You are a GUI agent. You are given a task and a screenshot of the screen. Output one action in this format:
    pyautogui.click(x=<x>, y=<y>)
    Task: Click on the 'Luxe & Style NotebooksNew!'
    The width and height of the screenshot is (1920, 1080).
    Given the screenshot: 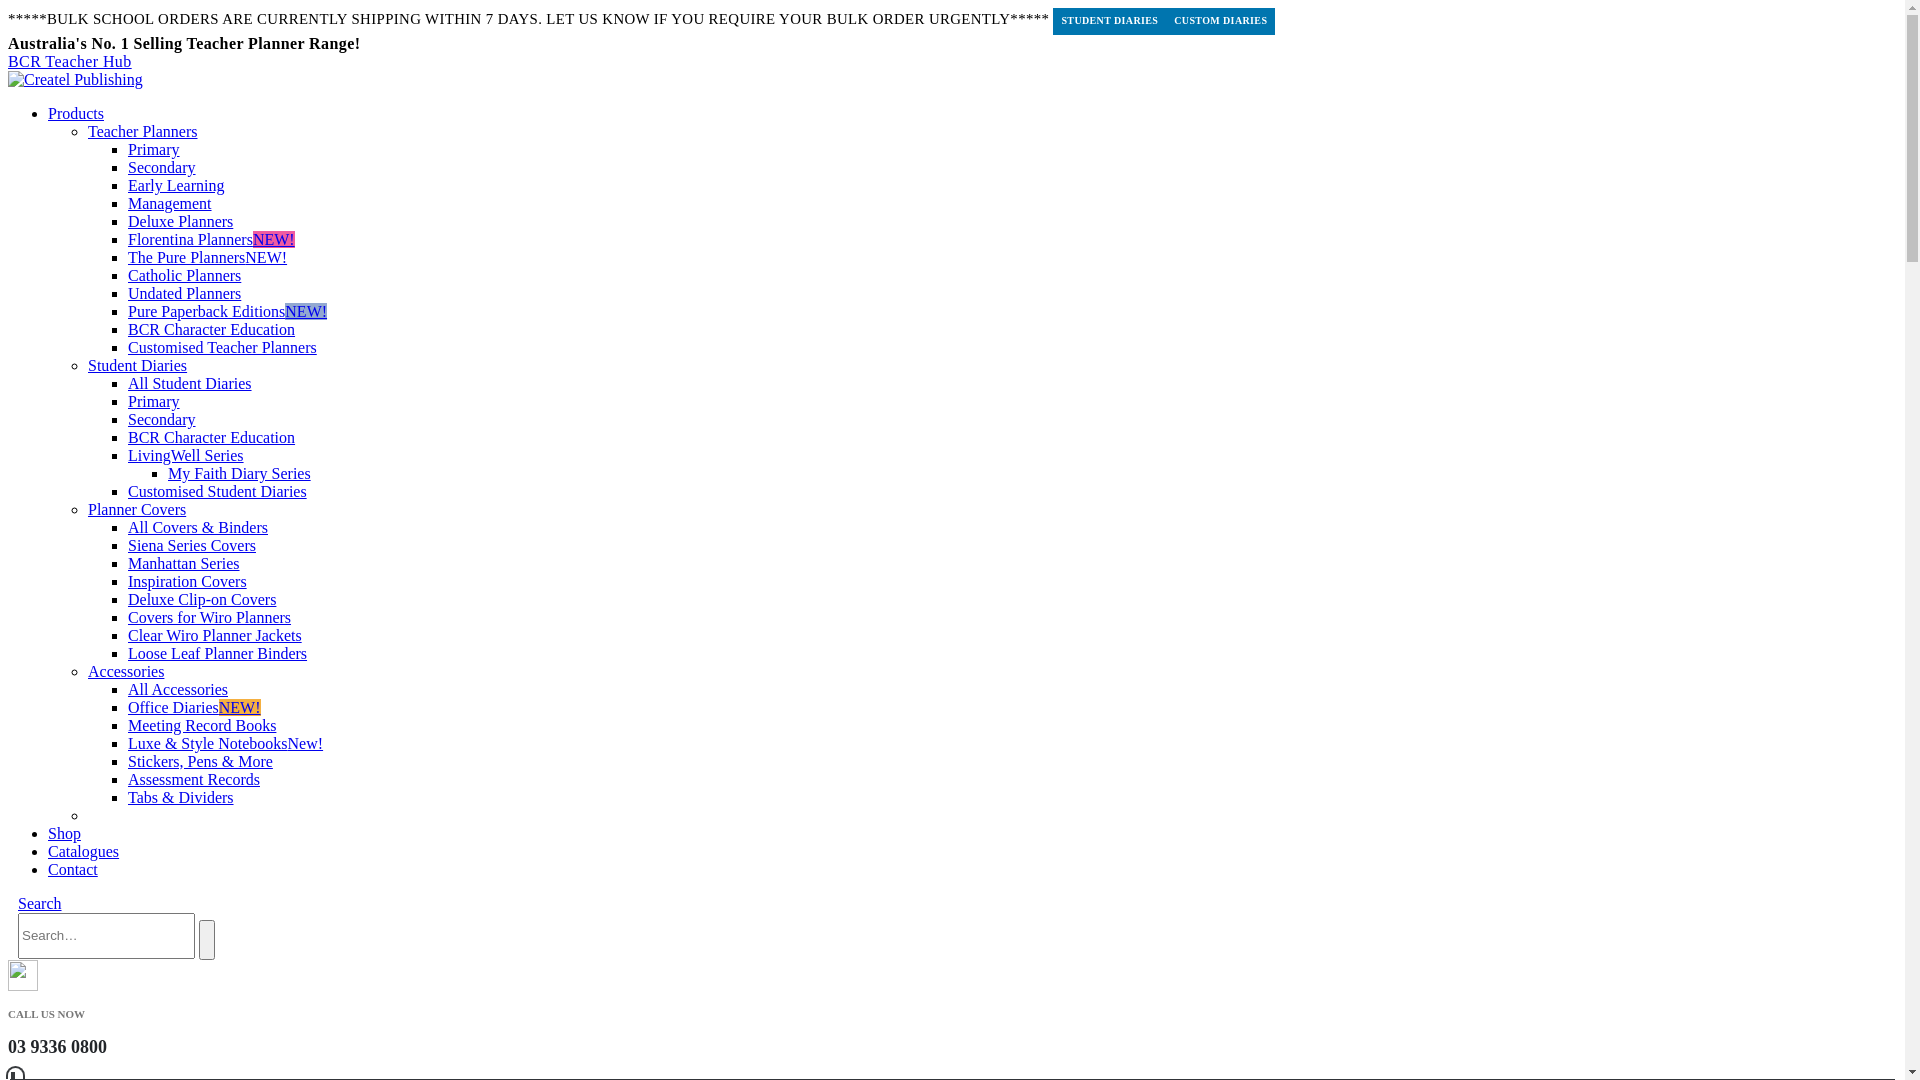 What is the action you would take?
    pyautogui.click(x=127, y=743)
    